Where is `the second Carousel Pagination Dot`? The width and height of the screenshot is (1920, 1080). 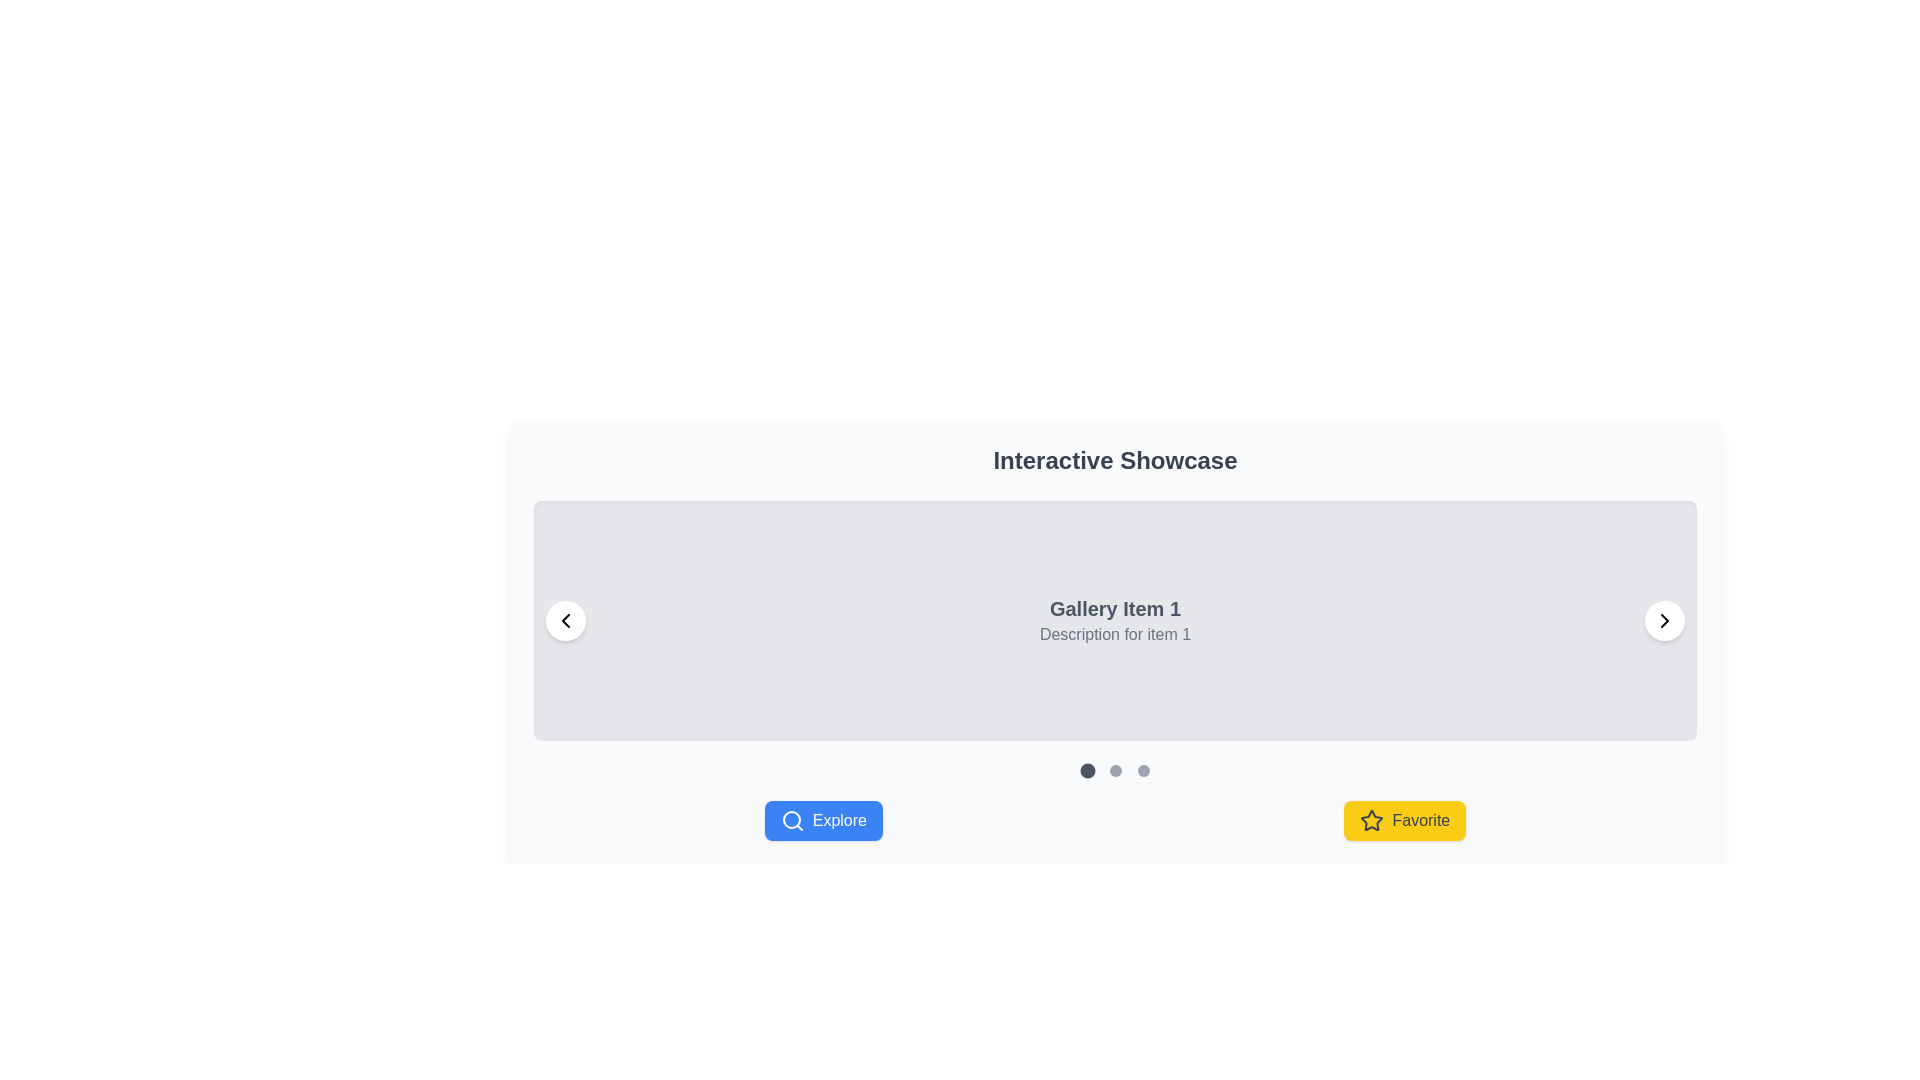 the second Carousel Pagination Dot is located at coordinates (1114, 770).